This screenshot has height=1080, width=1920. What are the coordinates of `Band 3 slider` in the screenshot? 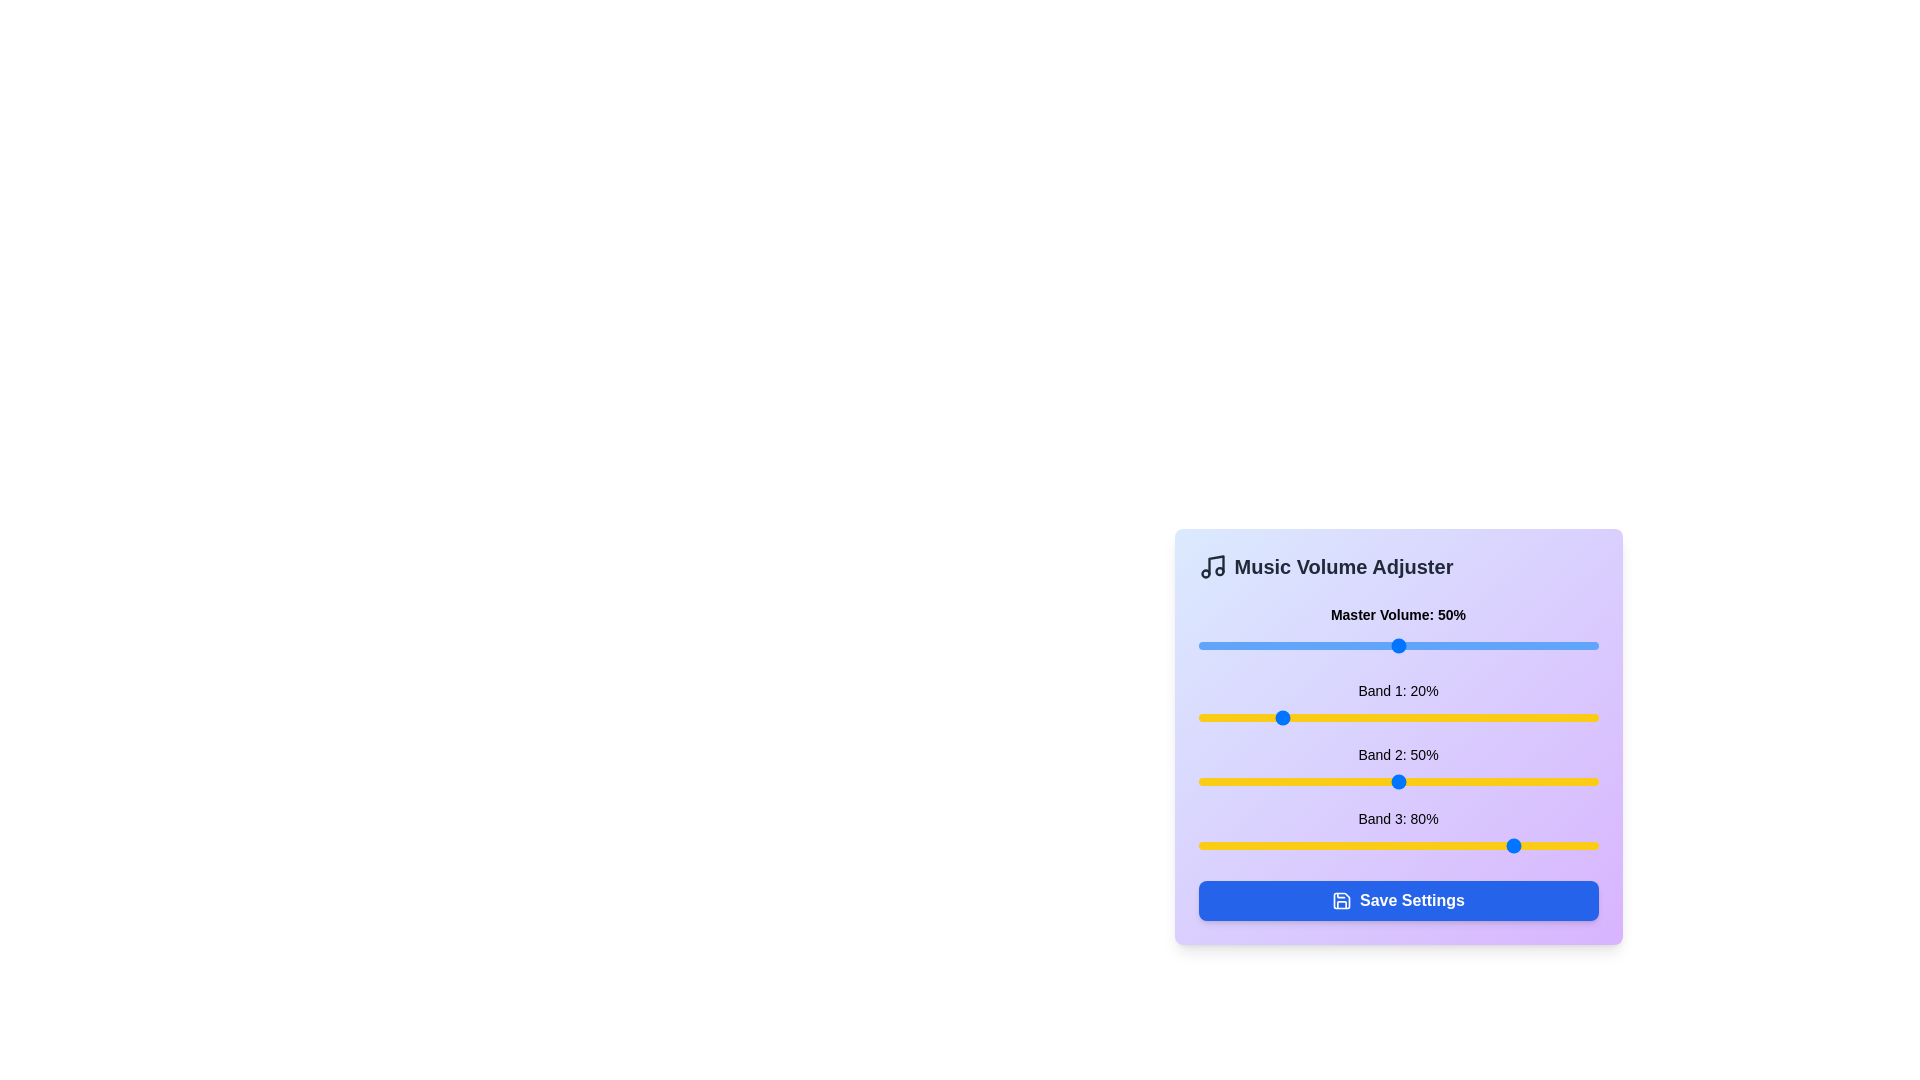 It's located at (1298, 845).